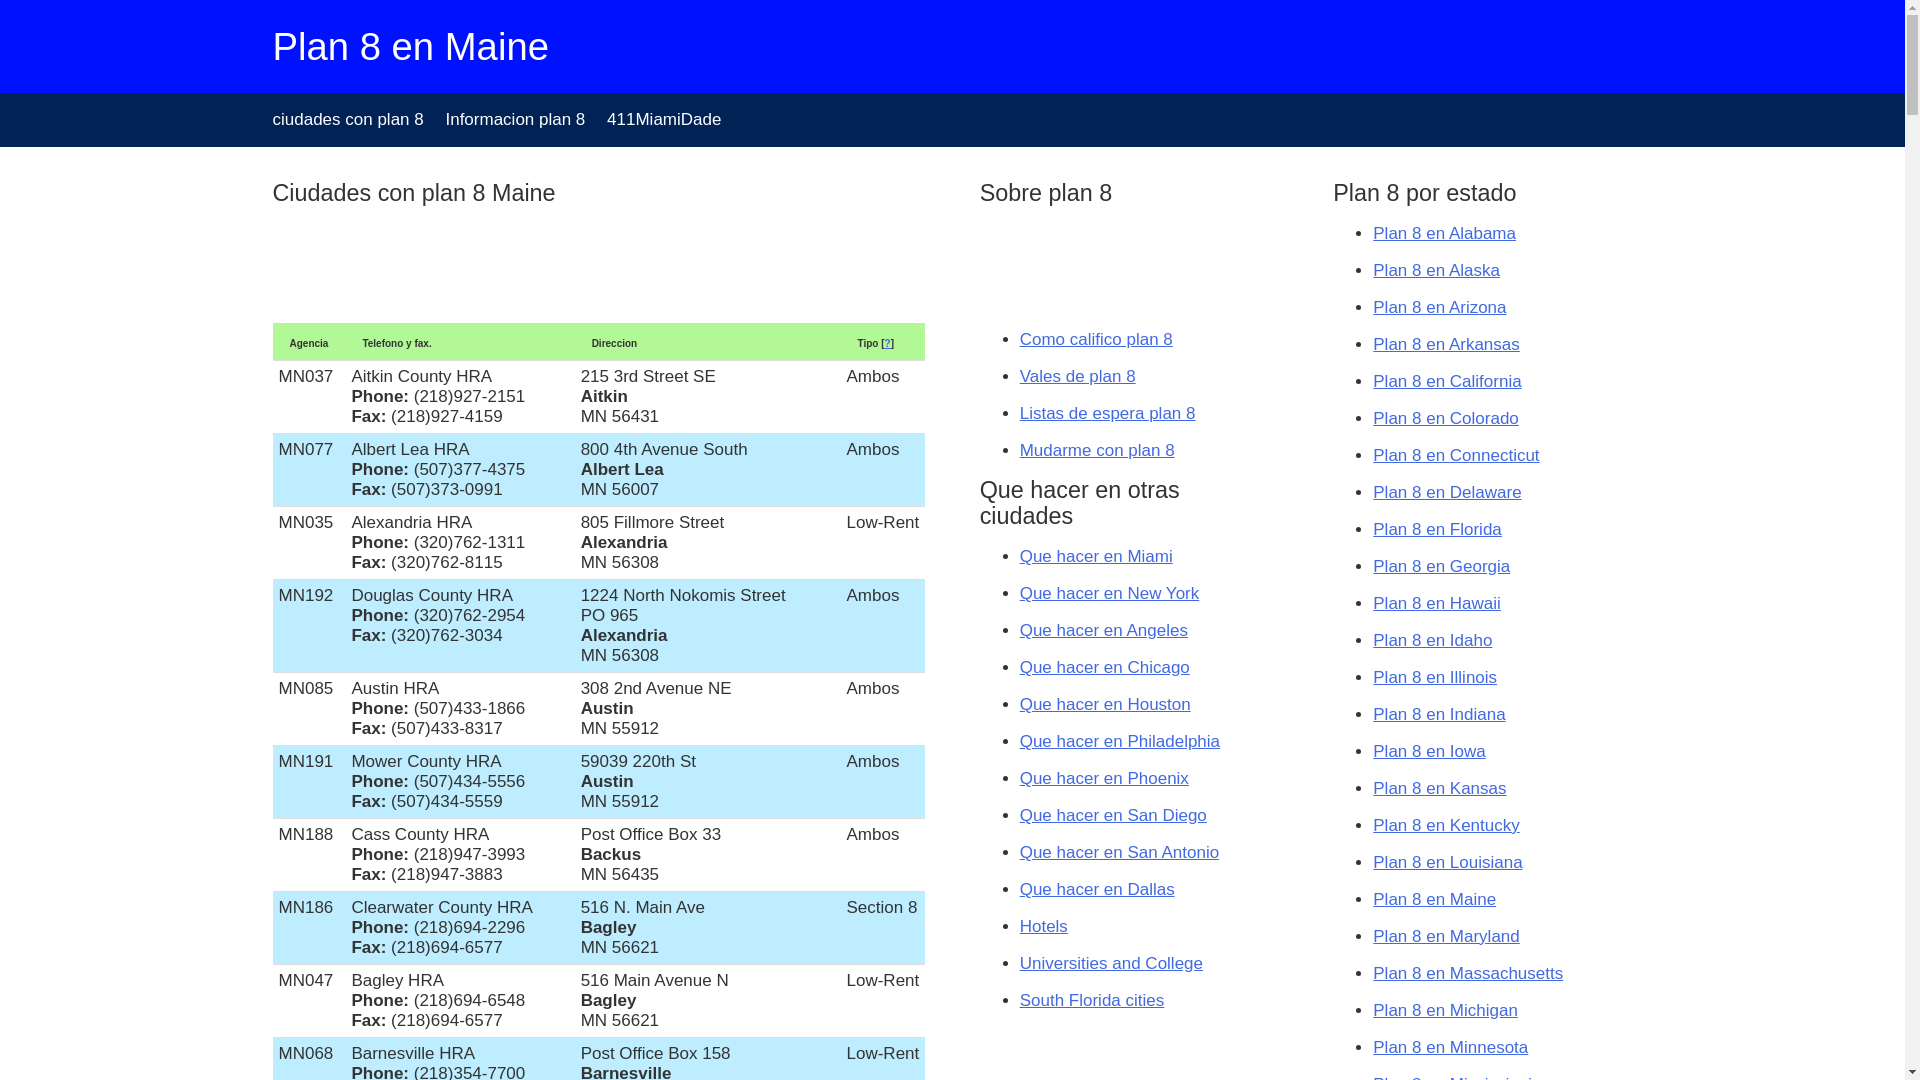 The image size is (1920, 1080). Describe the element at coordinates (1455, 455) in the screenshot. I see `'Plan 8 en Connecticut'` at that location.